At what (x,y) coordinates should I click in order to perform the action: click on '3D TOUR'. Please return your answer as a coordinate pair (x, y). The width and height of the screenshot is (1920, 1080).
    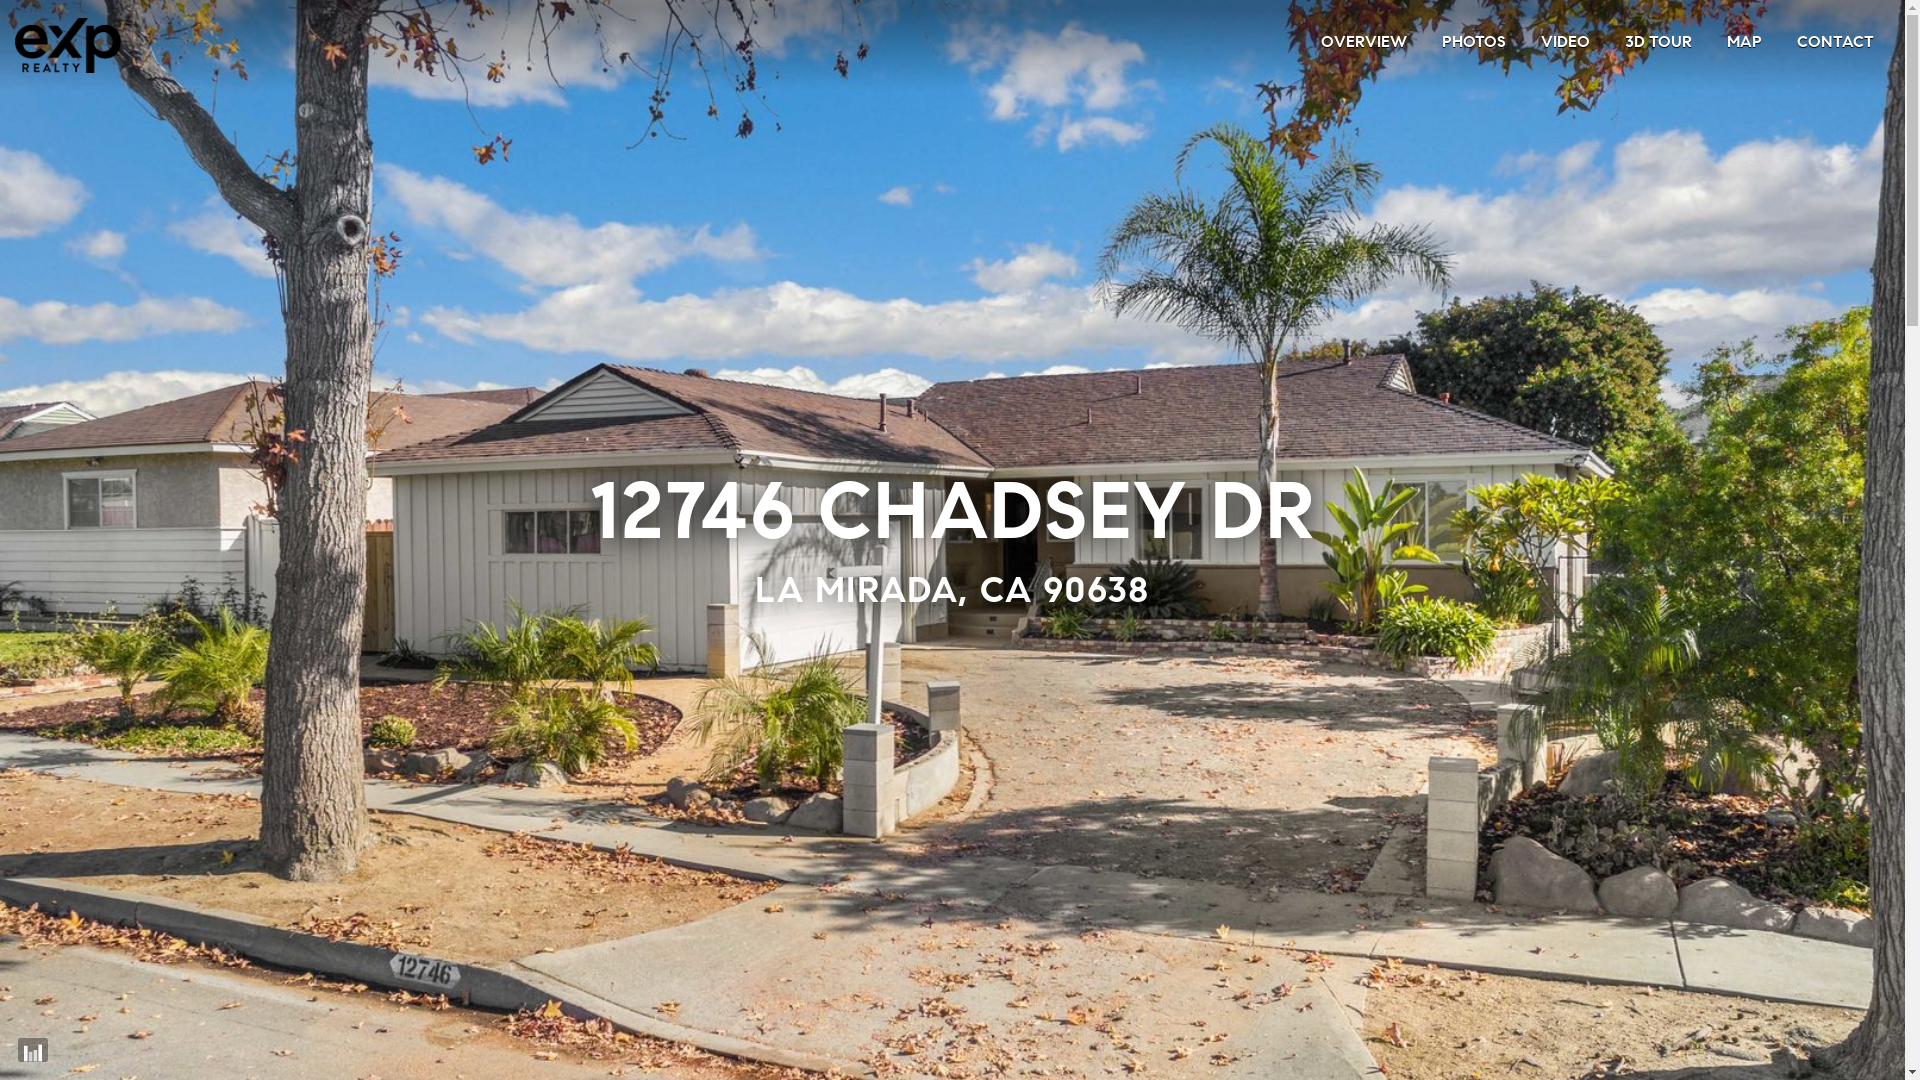
    Looking at the image, I should click on (1625, 41).